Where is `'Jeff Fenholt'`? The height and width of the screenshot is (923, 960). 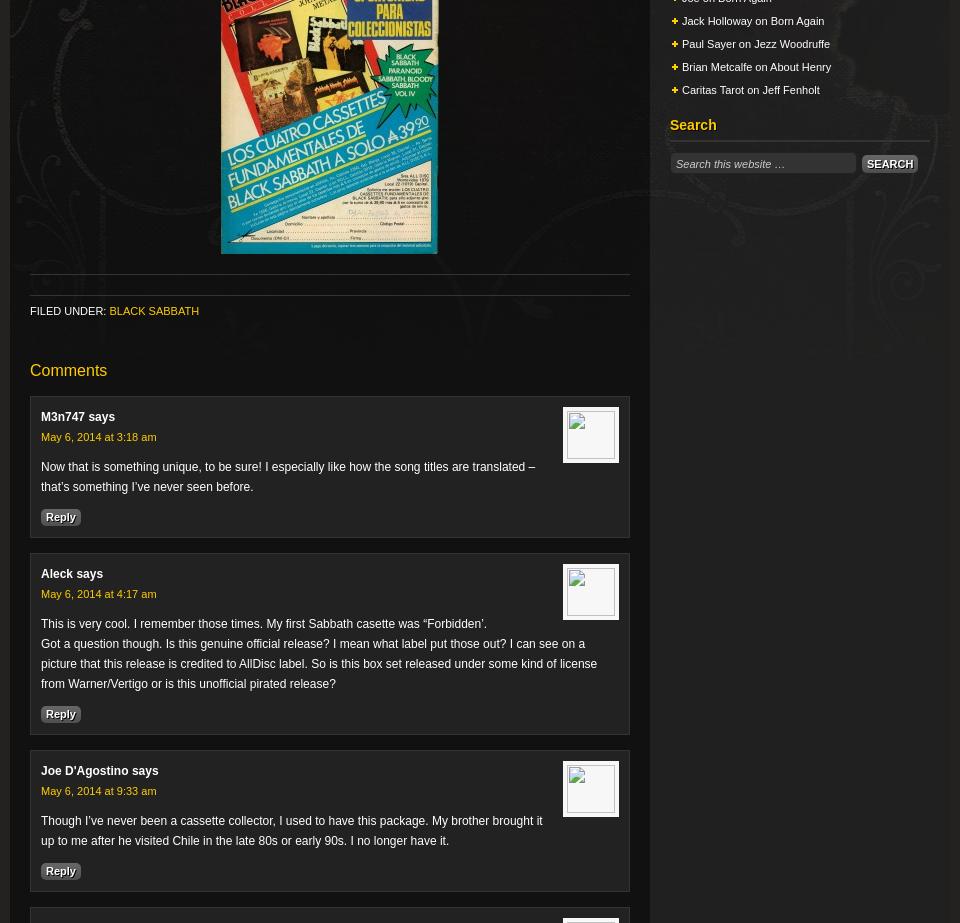
'Jeff Fenholt' is located at coordinates (790, 89).